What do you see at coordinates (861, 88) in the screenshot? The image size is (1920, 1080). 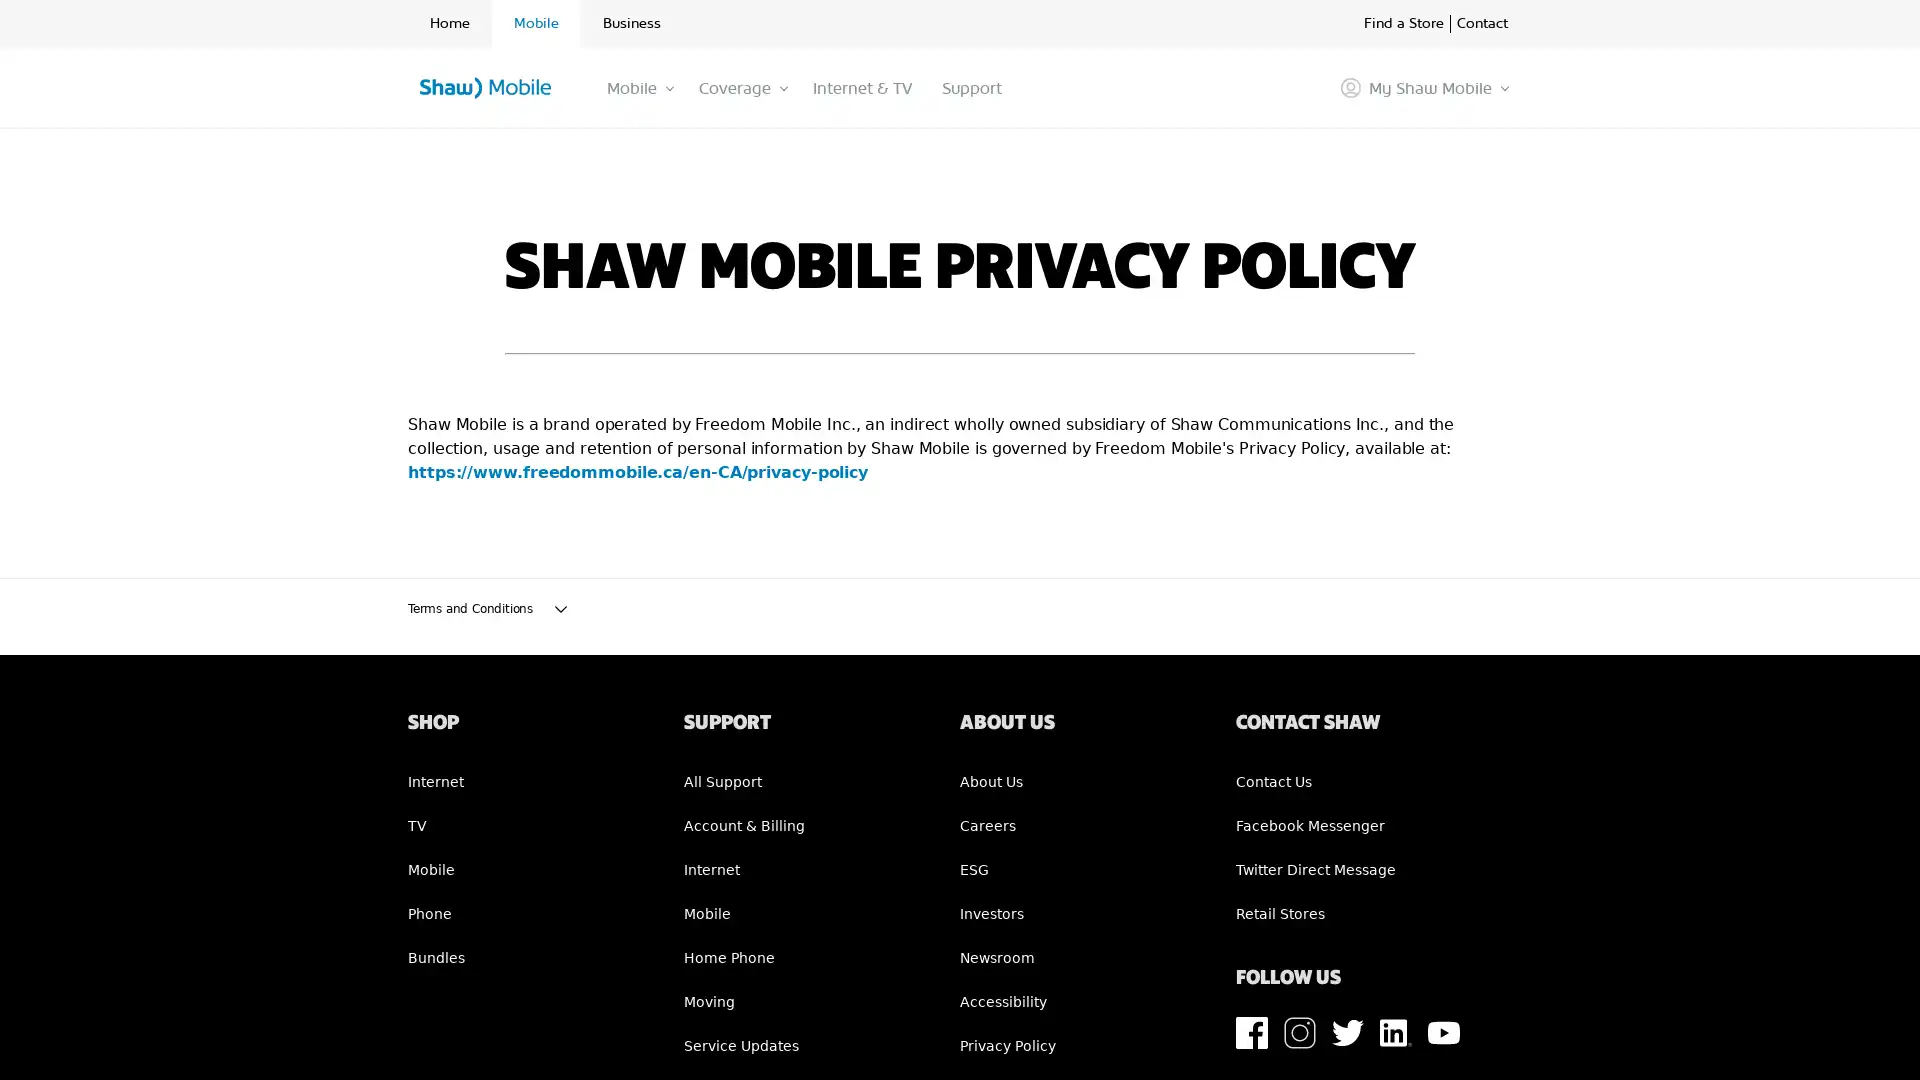 I see `Internet & TV` at bounding box center [861, 88].